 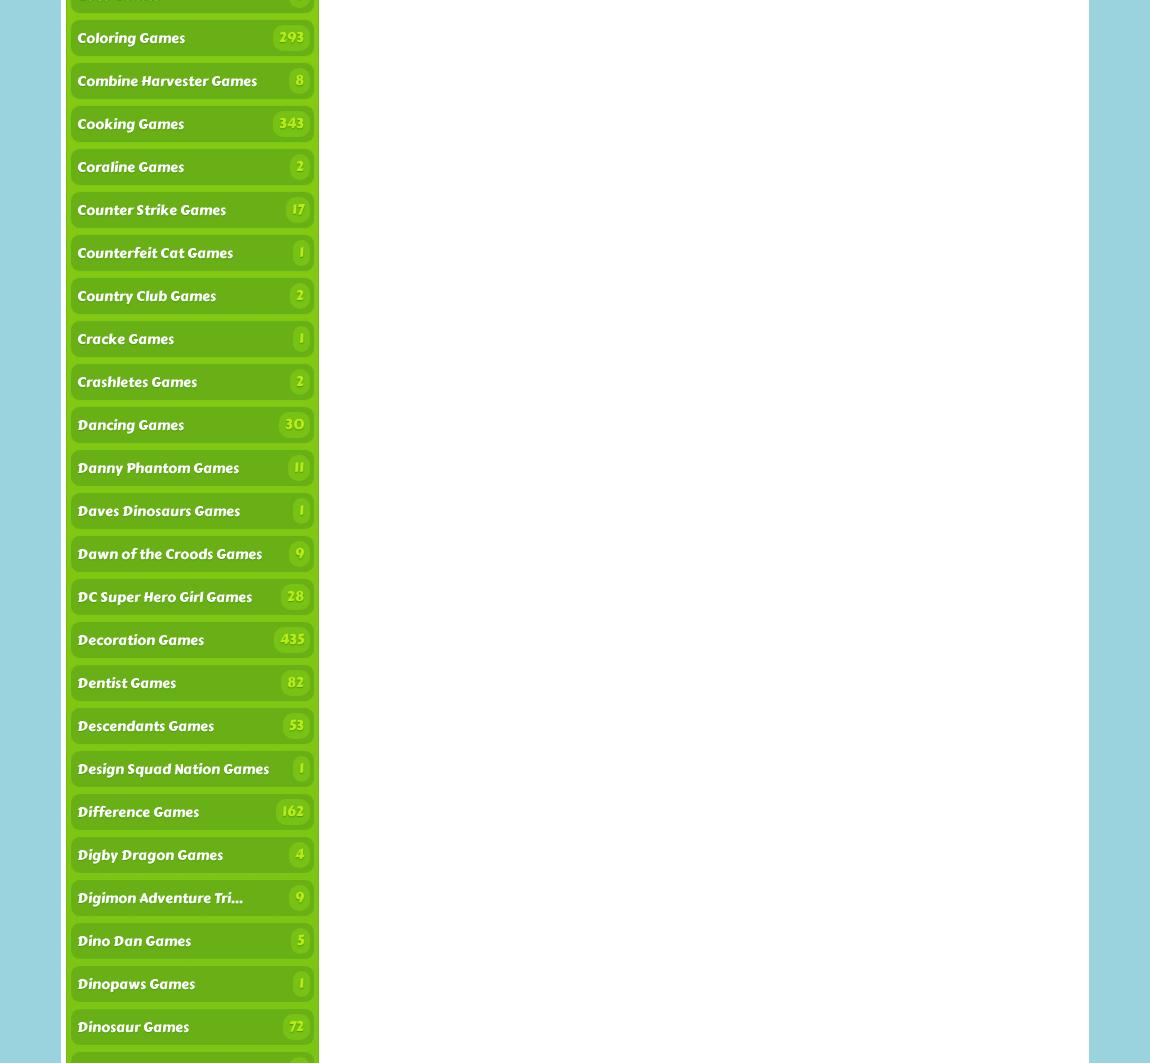 What do you see at coordinates (129, 124) in the screenshot?
I see `'Cooking Games'` at bounding box center [129, 124].